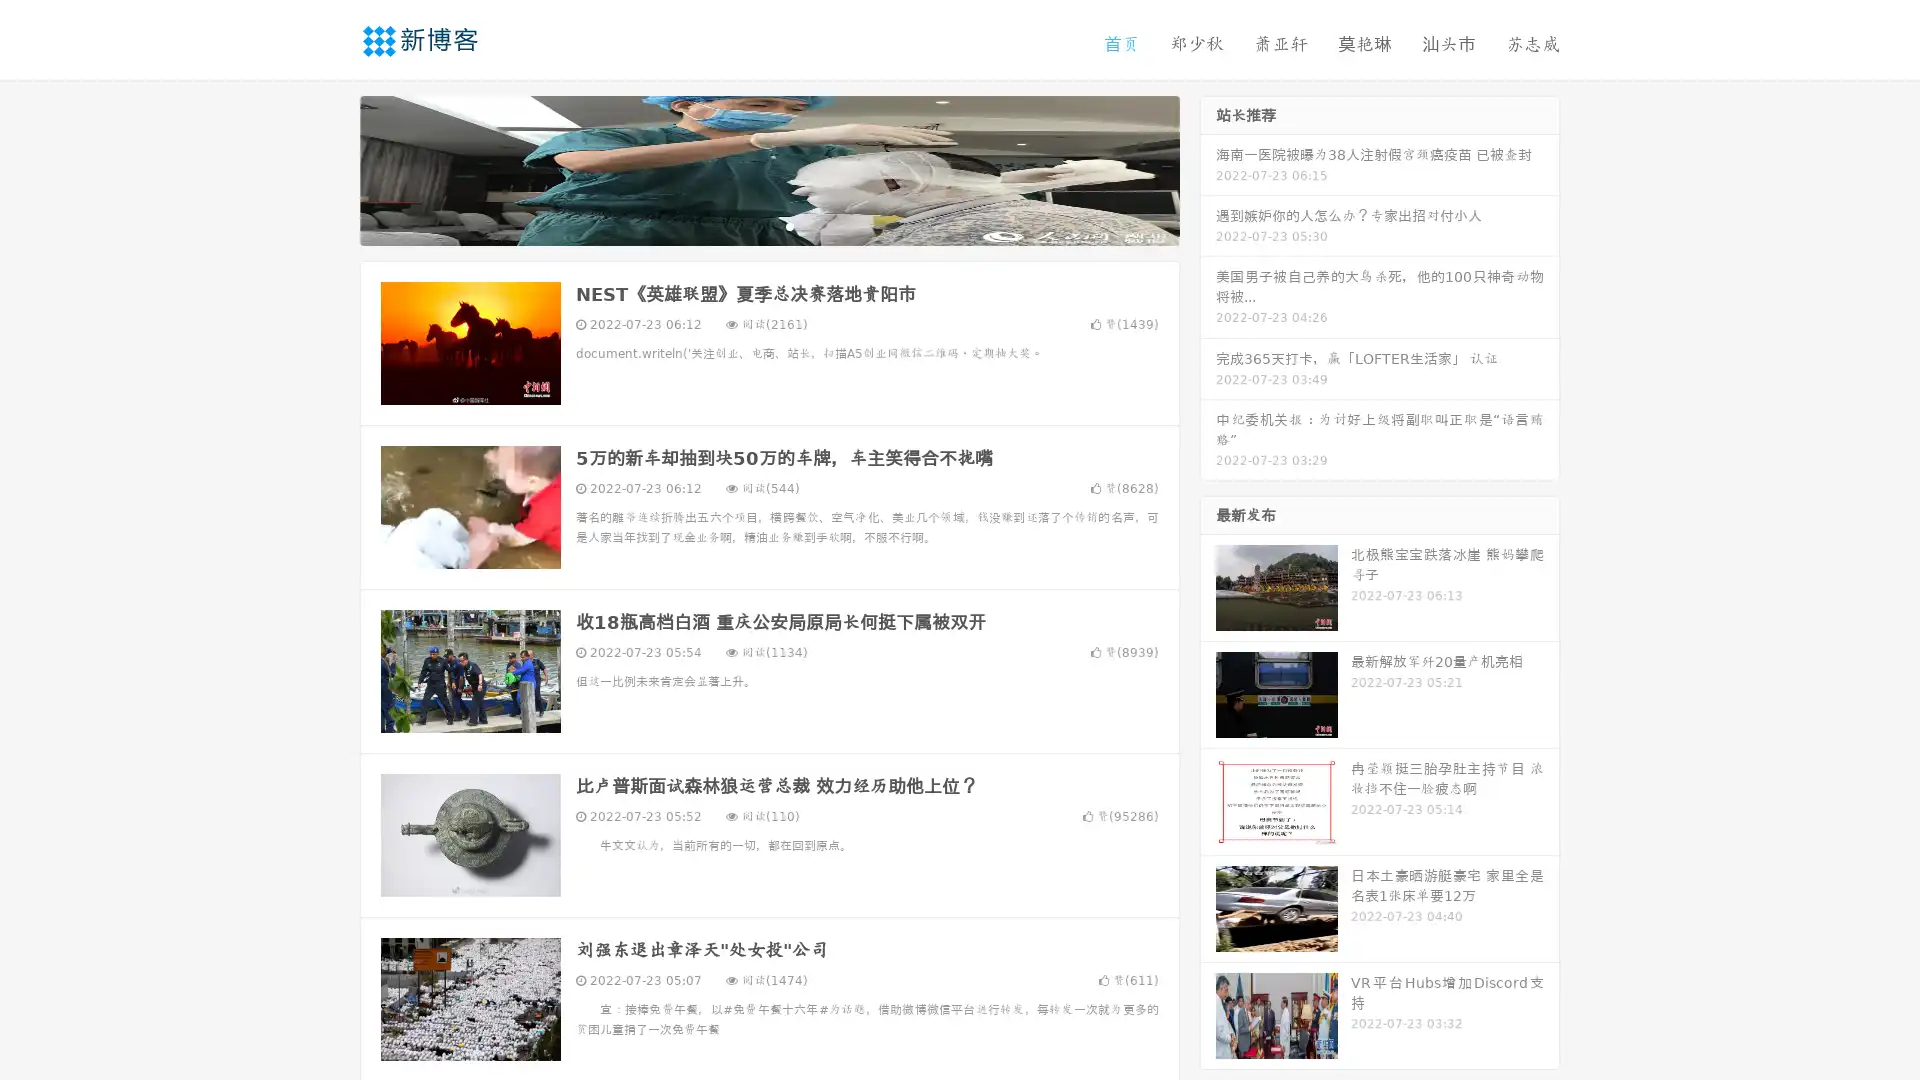  What do you see at coordinates (330, 168) in the screenshot?
I see `Previous slide` at bounding box center [330, 168].